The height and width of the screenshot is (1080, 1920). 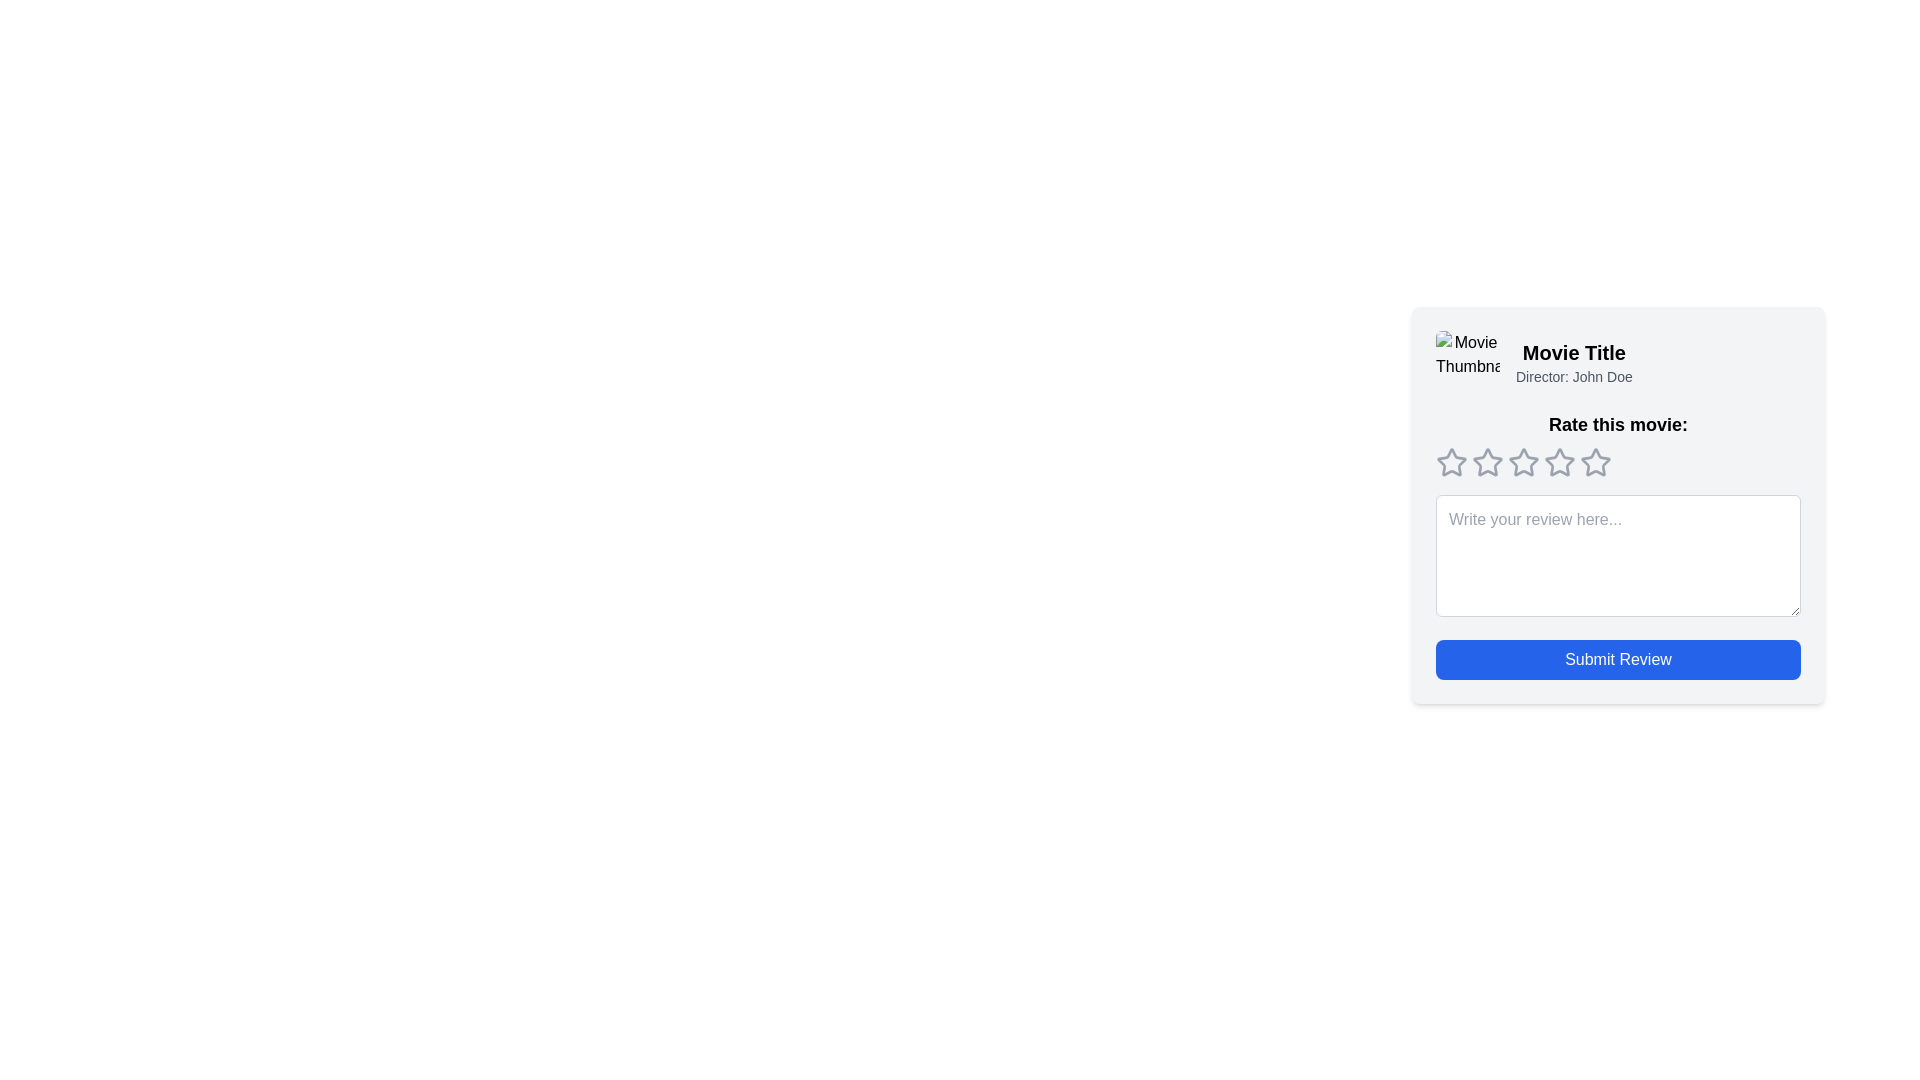 What do you see at coordinates (1595, 462) in the screenshot?
I see `the fourth rating star in the SVG format, which is part of a five-tier rating system for a movie, located below the 'Rate this movie:' text` at bounding box center [1595, 462].